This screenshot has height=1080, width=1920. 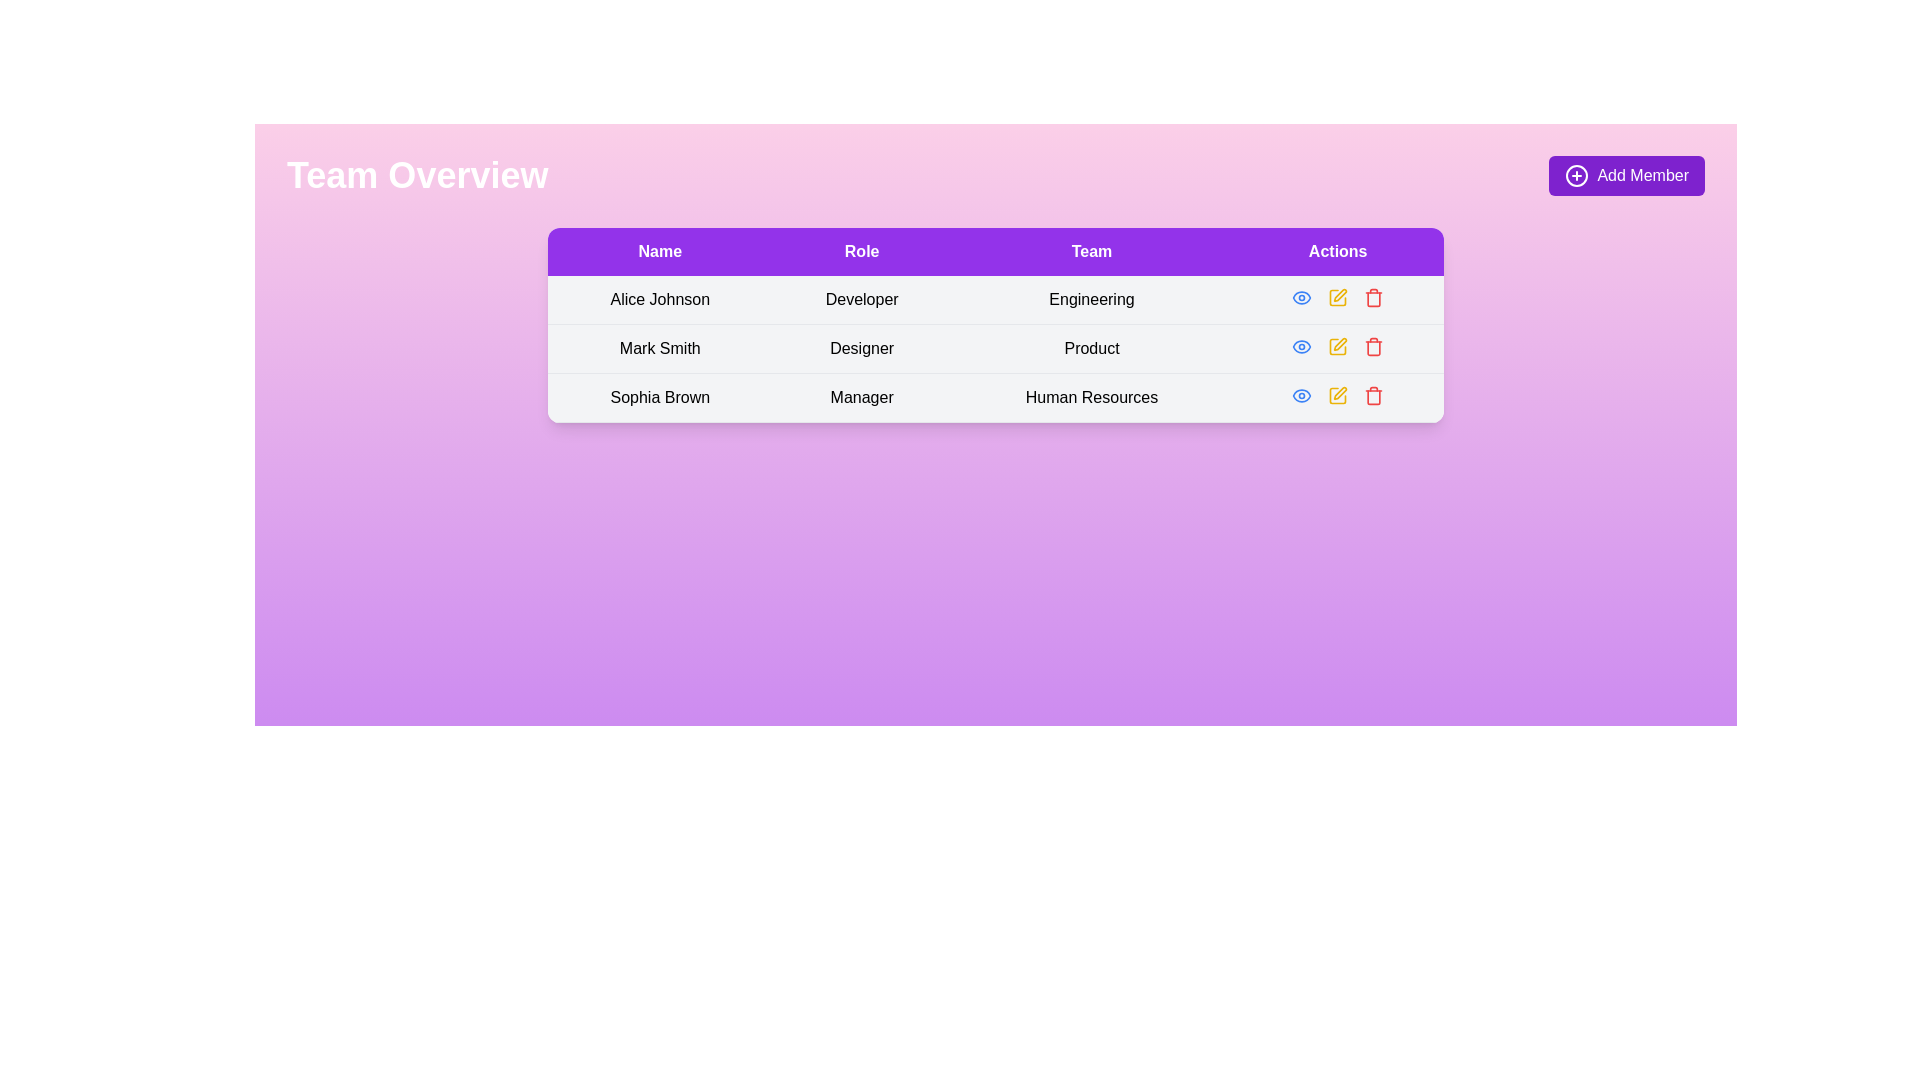 I want to click on the delete icon button in the Actions column of the first row in the table, so click(x=1373, y=297).